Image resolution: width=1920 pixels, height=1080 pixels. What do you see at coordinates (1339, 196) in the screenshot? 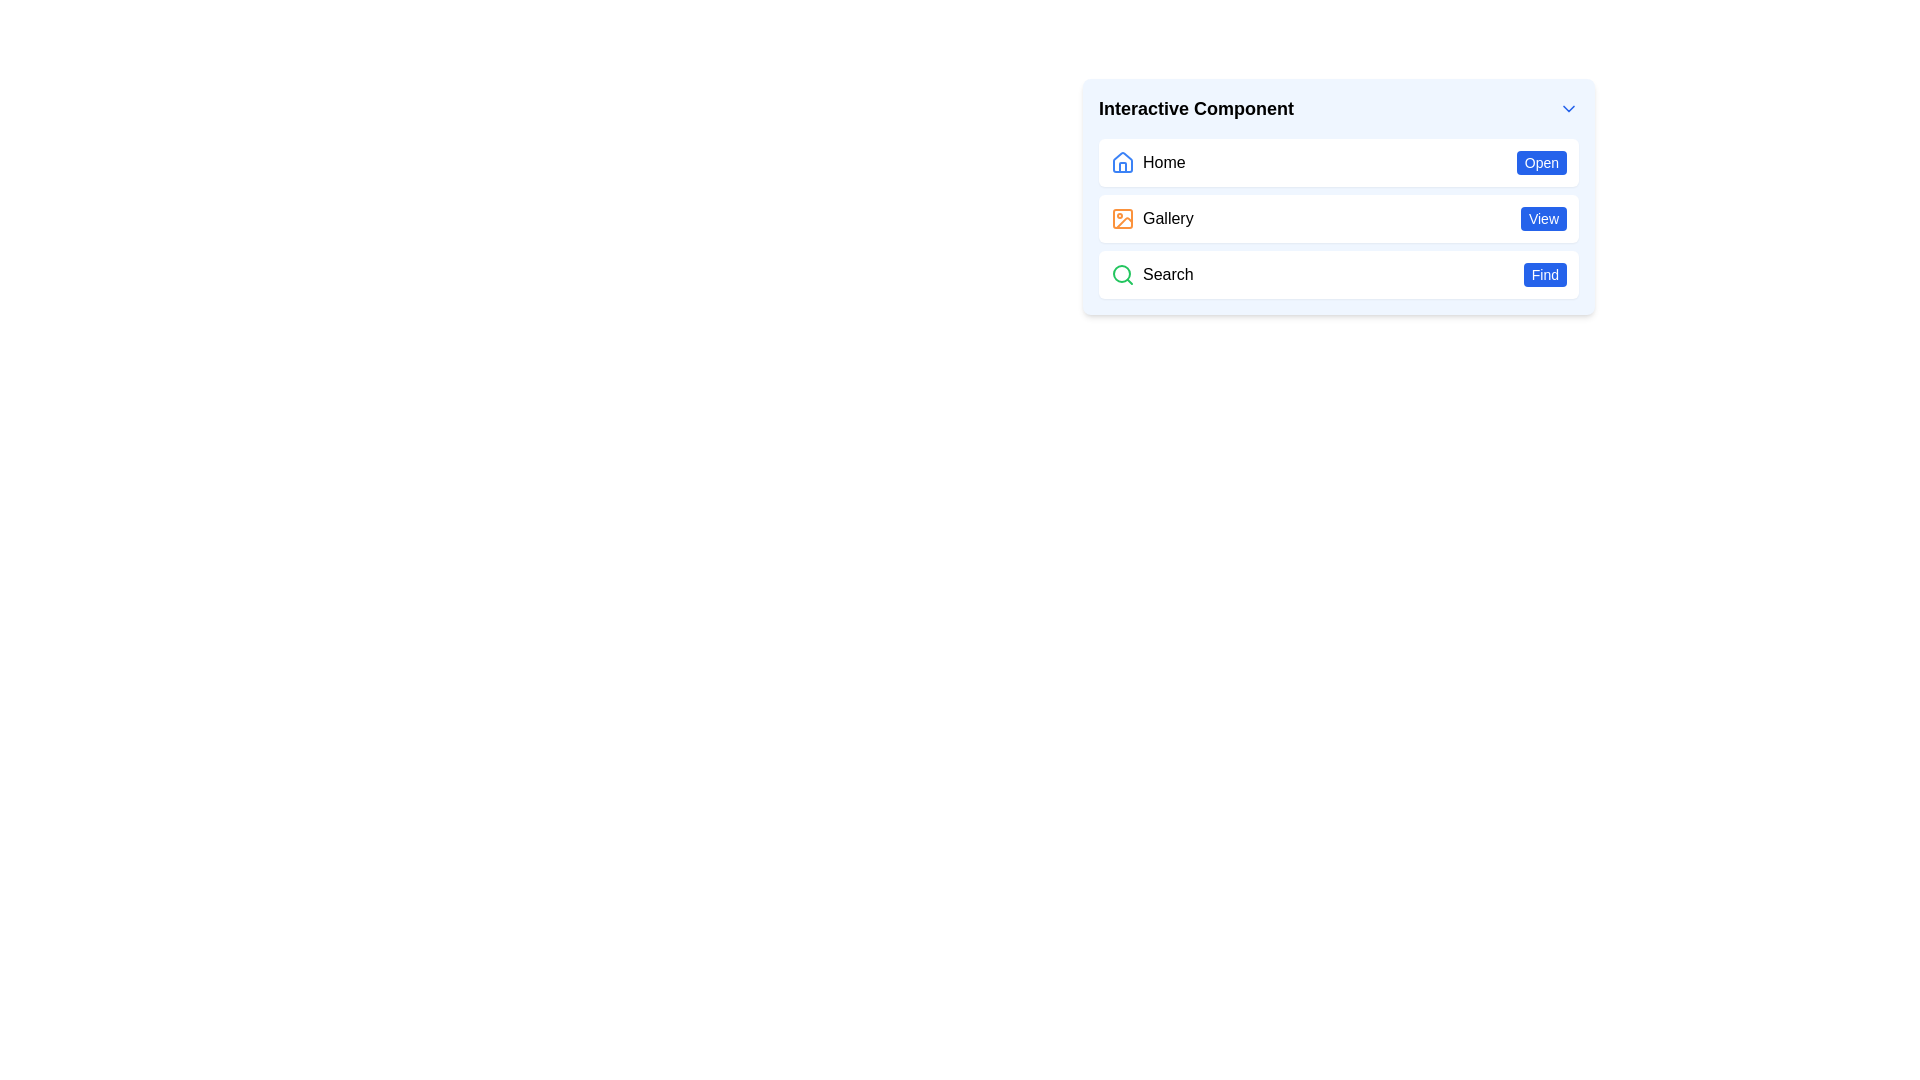
I see `the second interactive menu item located below the 'Home' item and above the 'Search' item for further interaction` at bounding box center [1339, 196].